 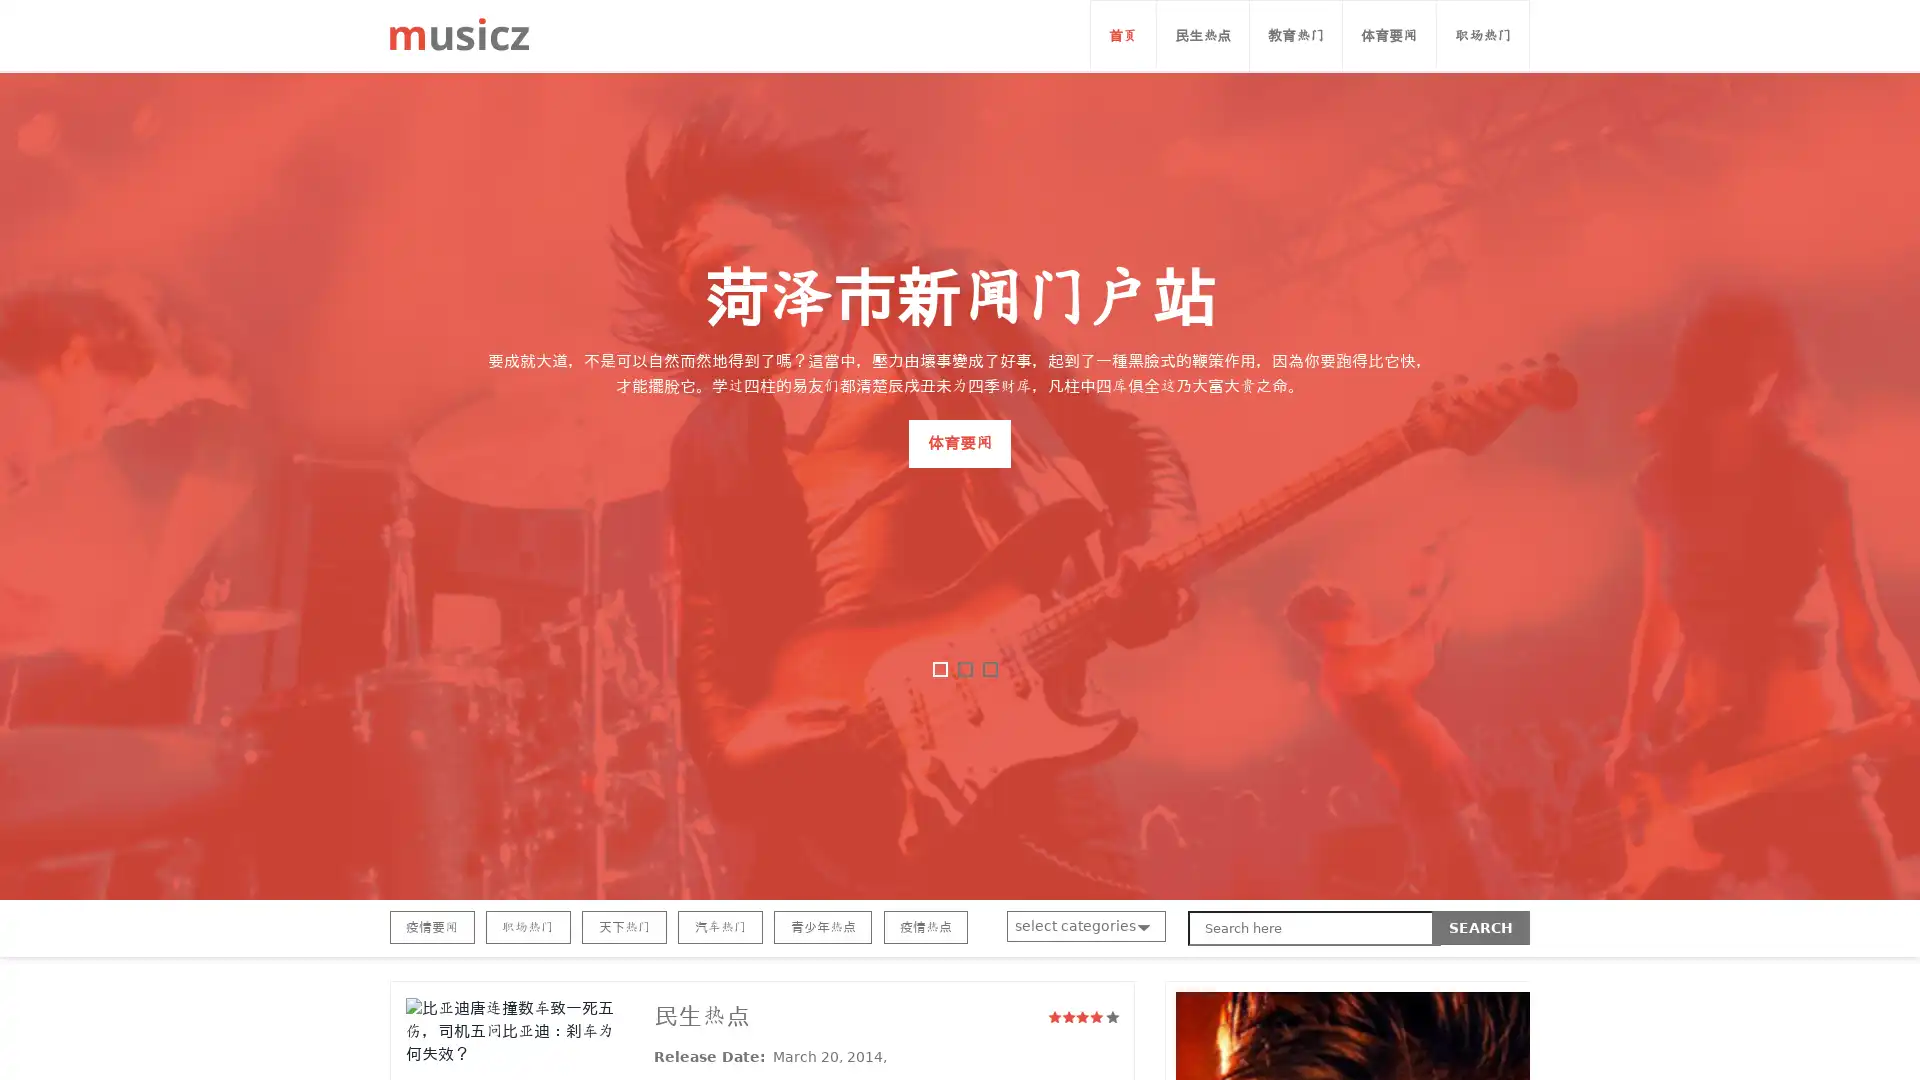 I want to click on search, so click(x=1481, y=928).